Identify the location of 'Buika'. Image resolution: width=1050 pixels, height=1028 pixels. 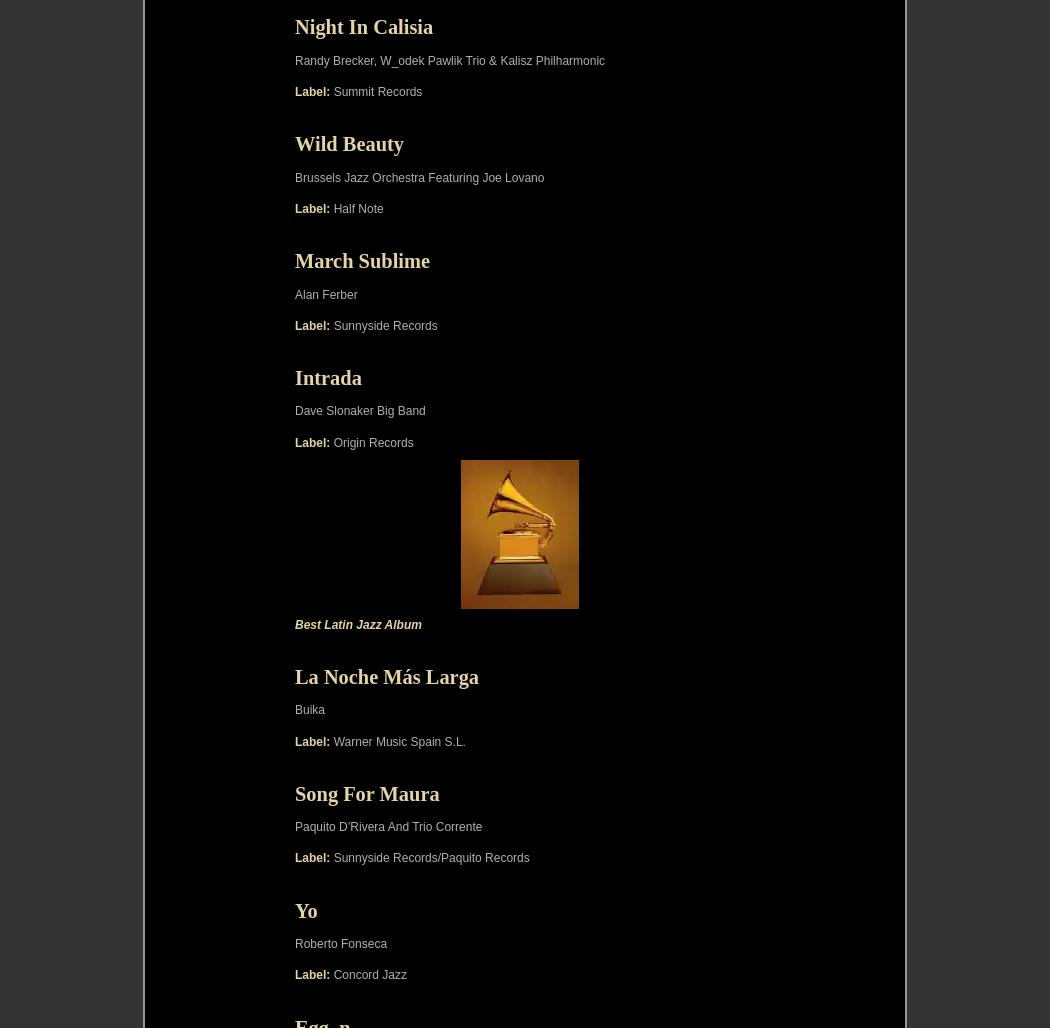
(309, 709).